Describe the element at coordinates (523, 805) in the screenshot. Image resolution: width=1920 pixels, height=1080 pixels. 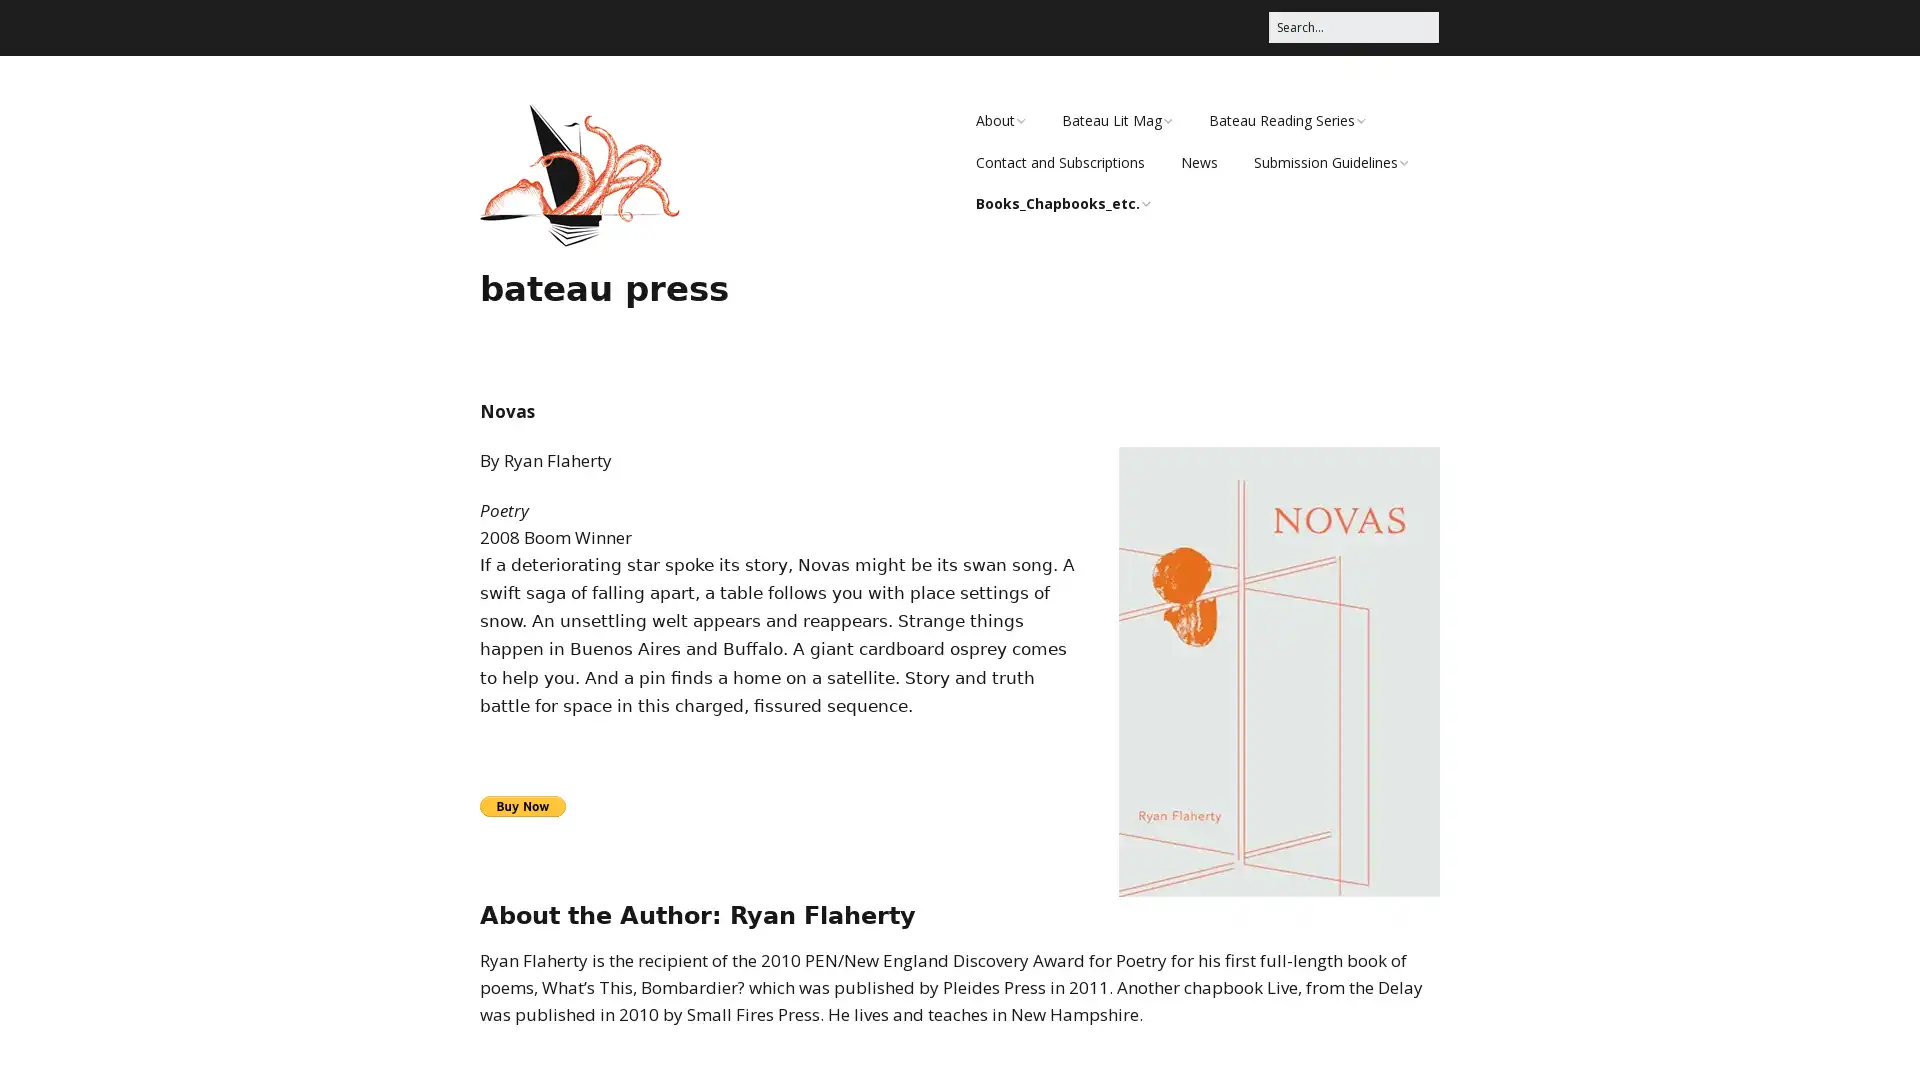
I see `PayPal - The safer, easier way to pay online!` at that location.